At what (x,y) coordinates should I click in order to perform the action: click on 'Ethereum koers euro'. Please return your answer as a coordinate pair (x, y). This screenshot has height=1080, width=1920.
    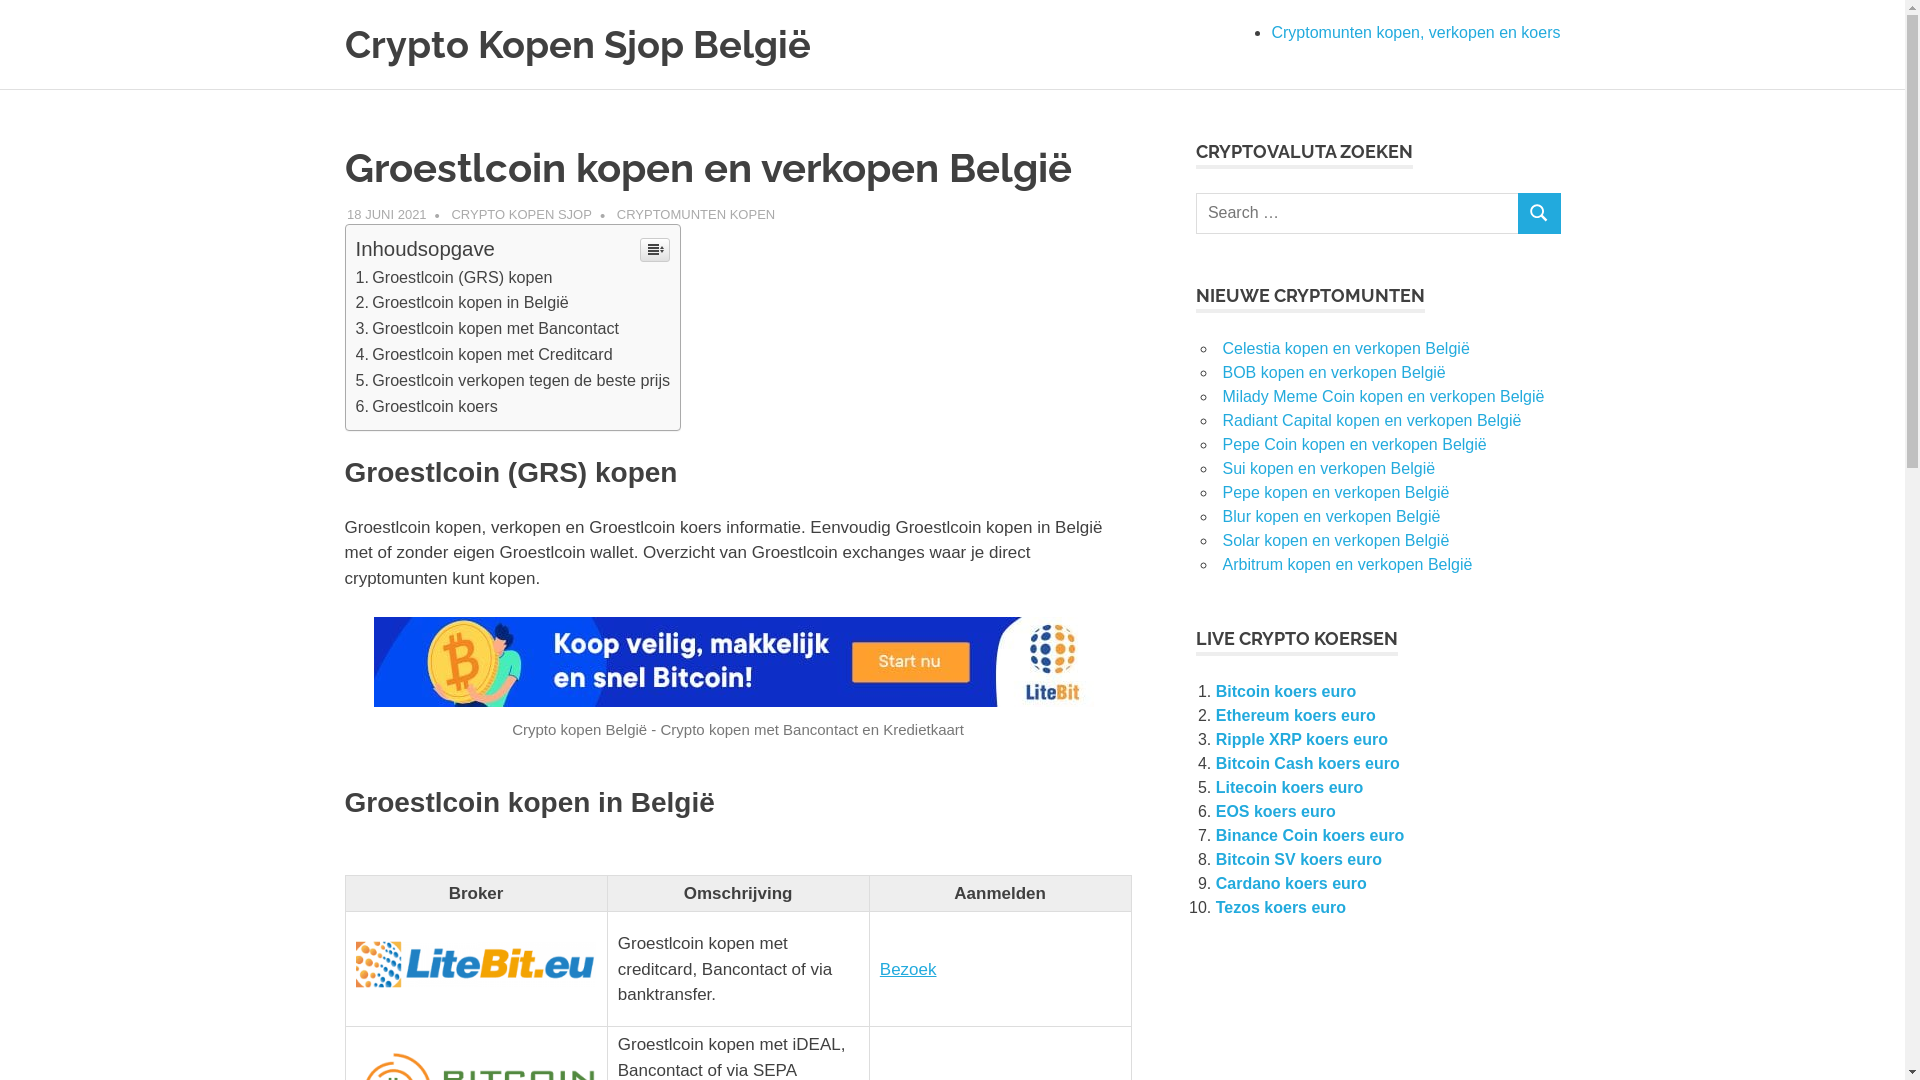
    Looking at the image, I should click on (1296, 714).